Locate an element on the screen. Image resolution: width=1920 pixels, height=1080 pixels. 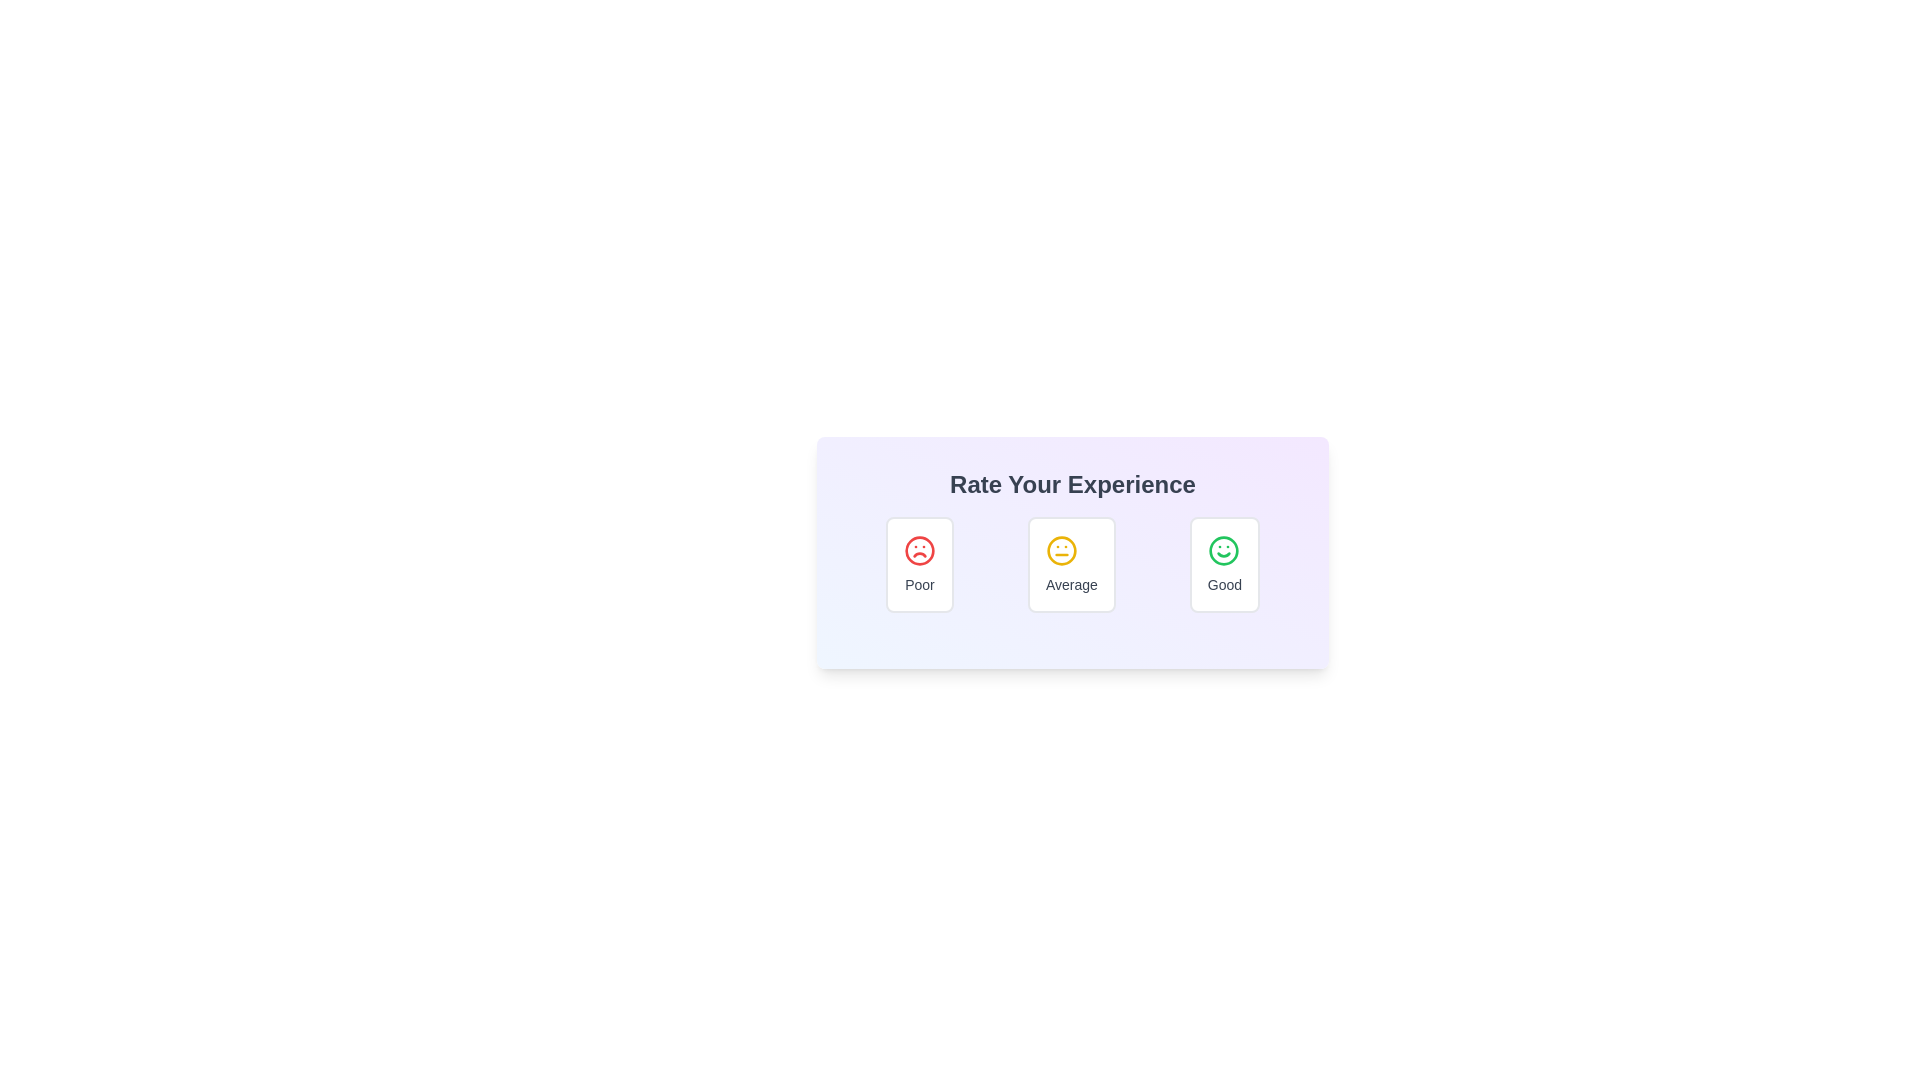
the Text label that describes the associated green smiling face icon, which displays the text 'Good' is located at coordinates (1223, 585).